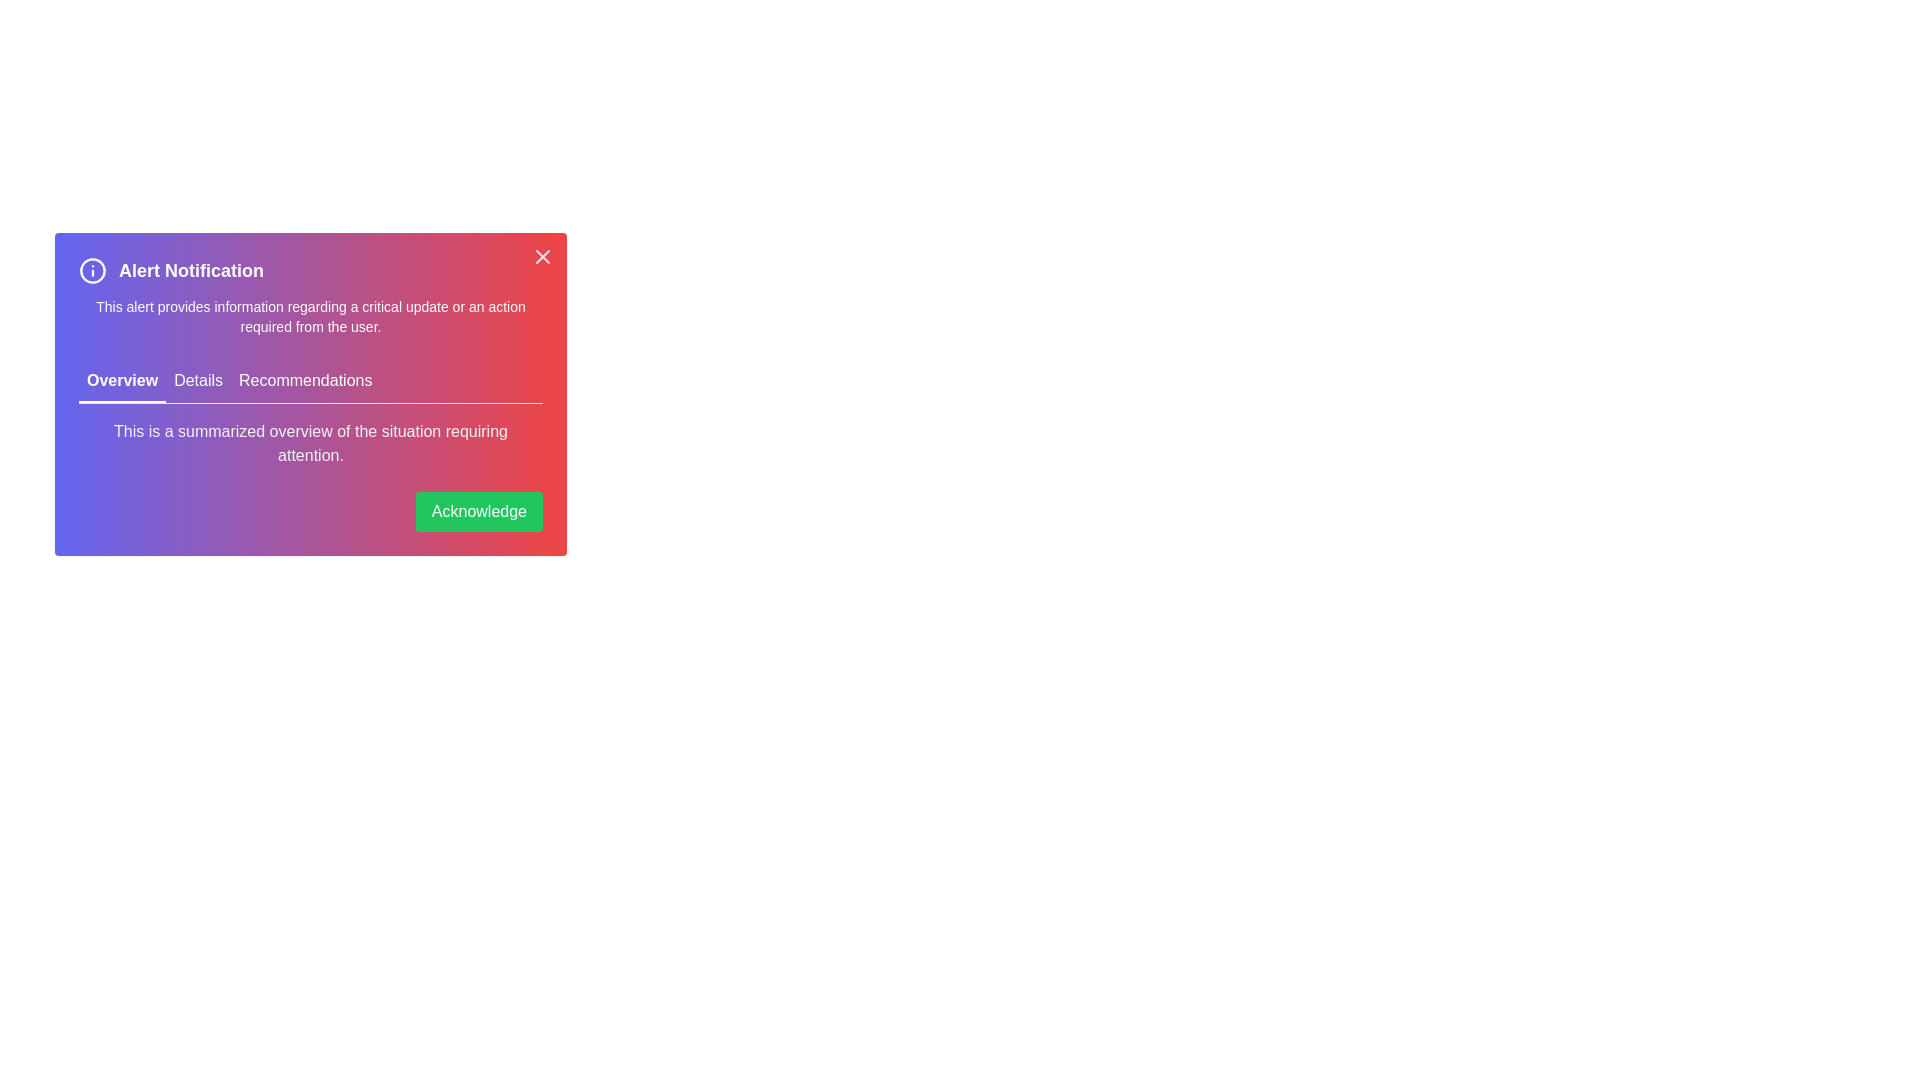 Image resolution: width=1920 pixels, height=1080 pixels. Describe the element at coordinates (478, 511) in the screenshot. I see `the 'Acknowledge' button to acknowledge the alert` at that location.